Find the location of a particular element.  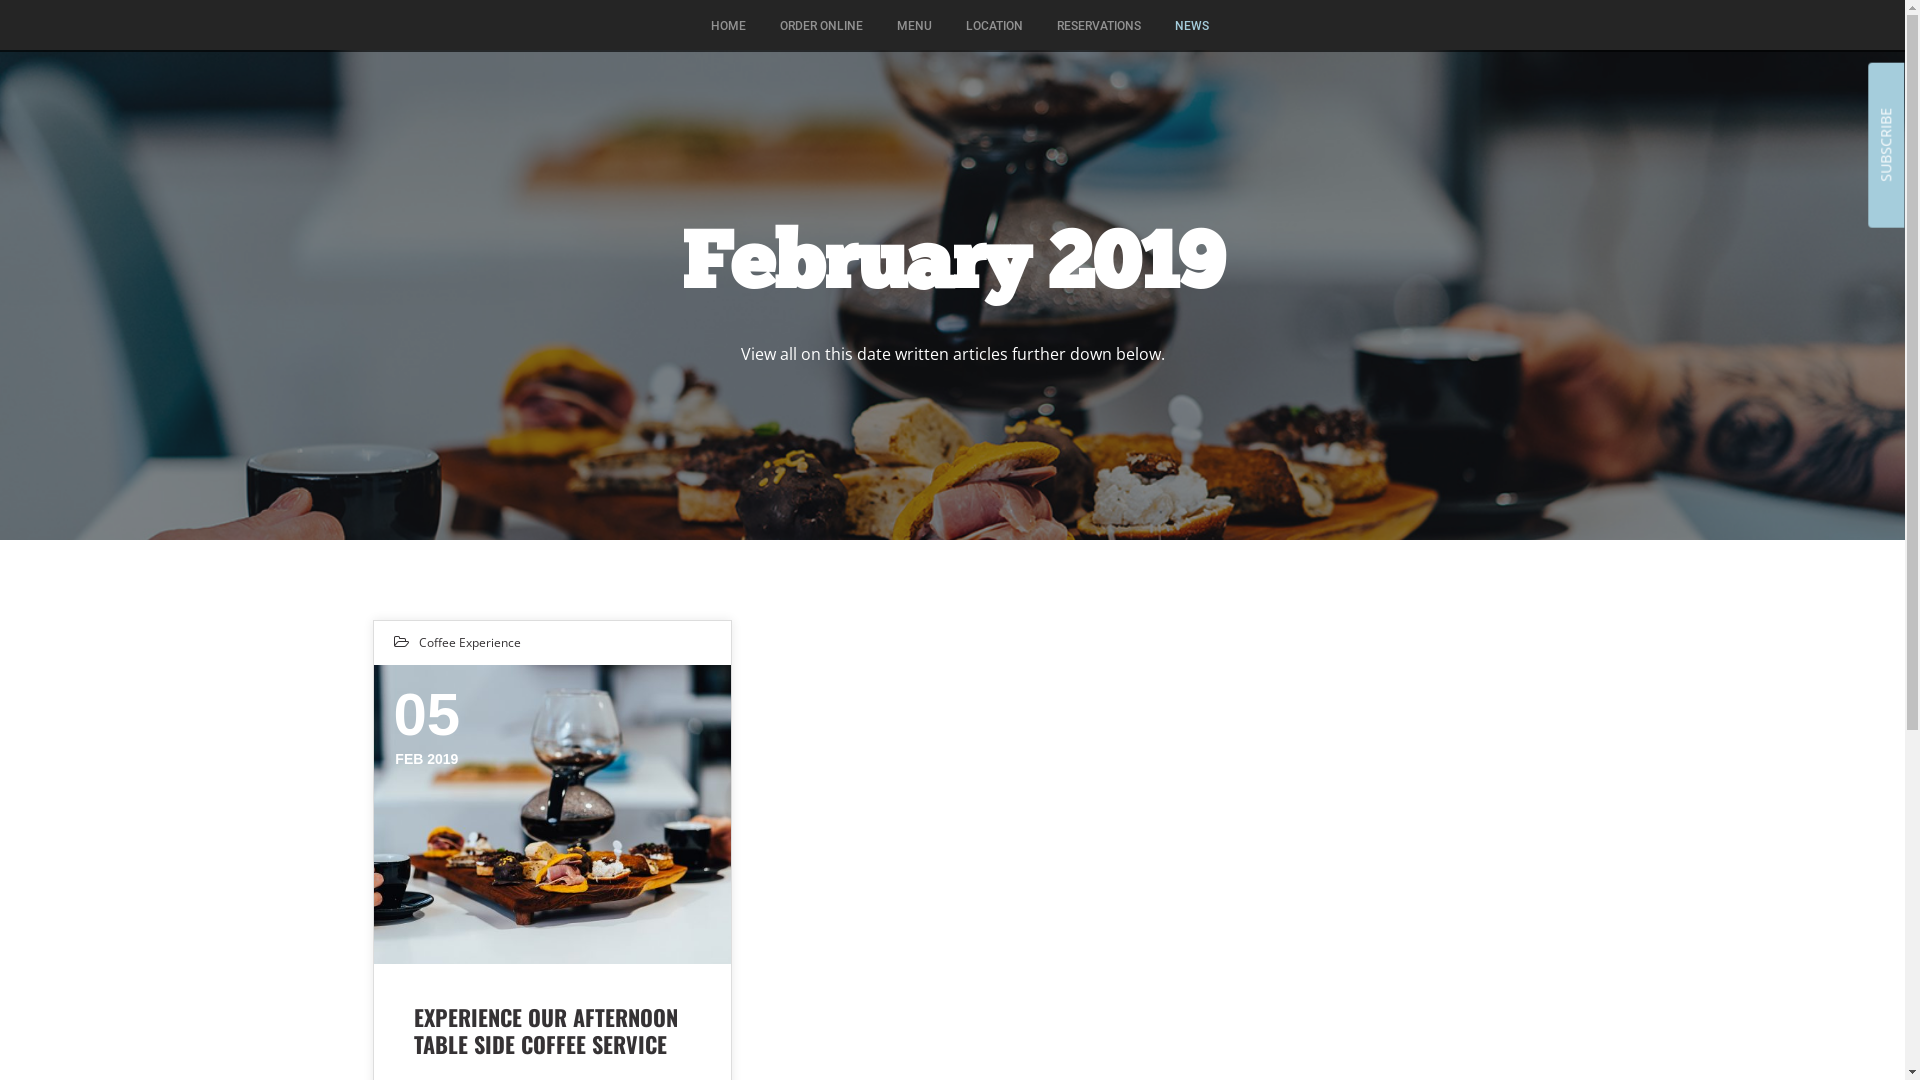

'RESERVATIONS' is located at coordinates (1098, 26).